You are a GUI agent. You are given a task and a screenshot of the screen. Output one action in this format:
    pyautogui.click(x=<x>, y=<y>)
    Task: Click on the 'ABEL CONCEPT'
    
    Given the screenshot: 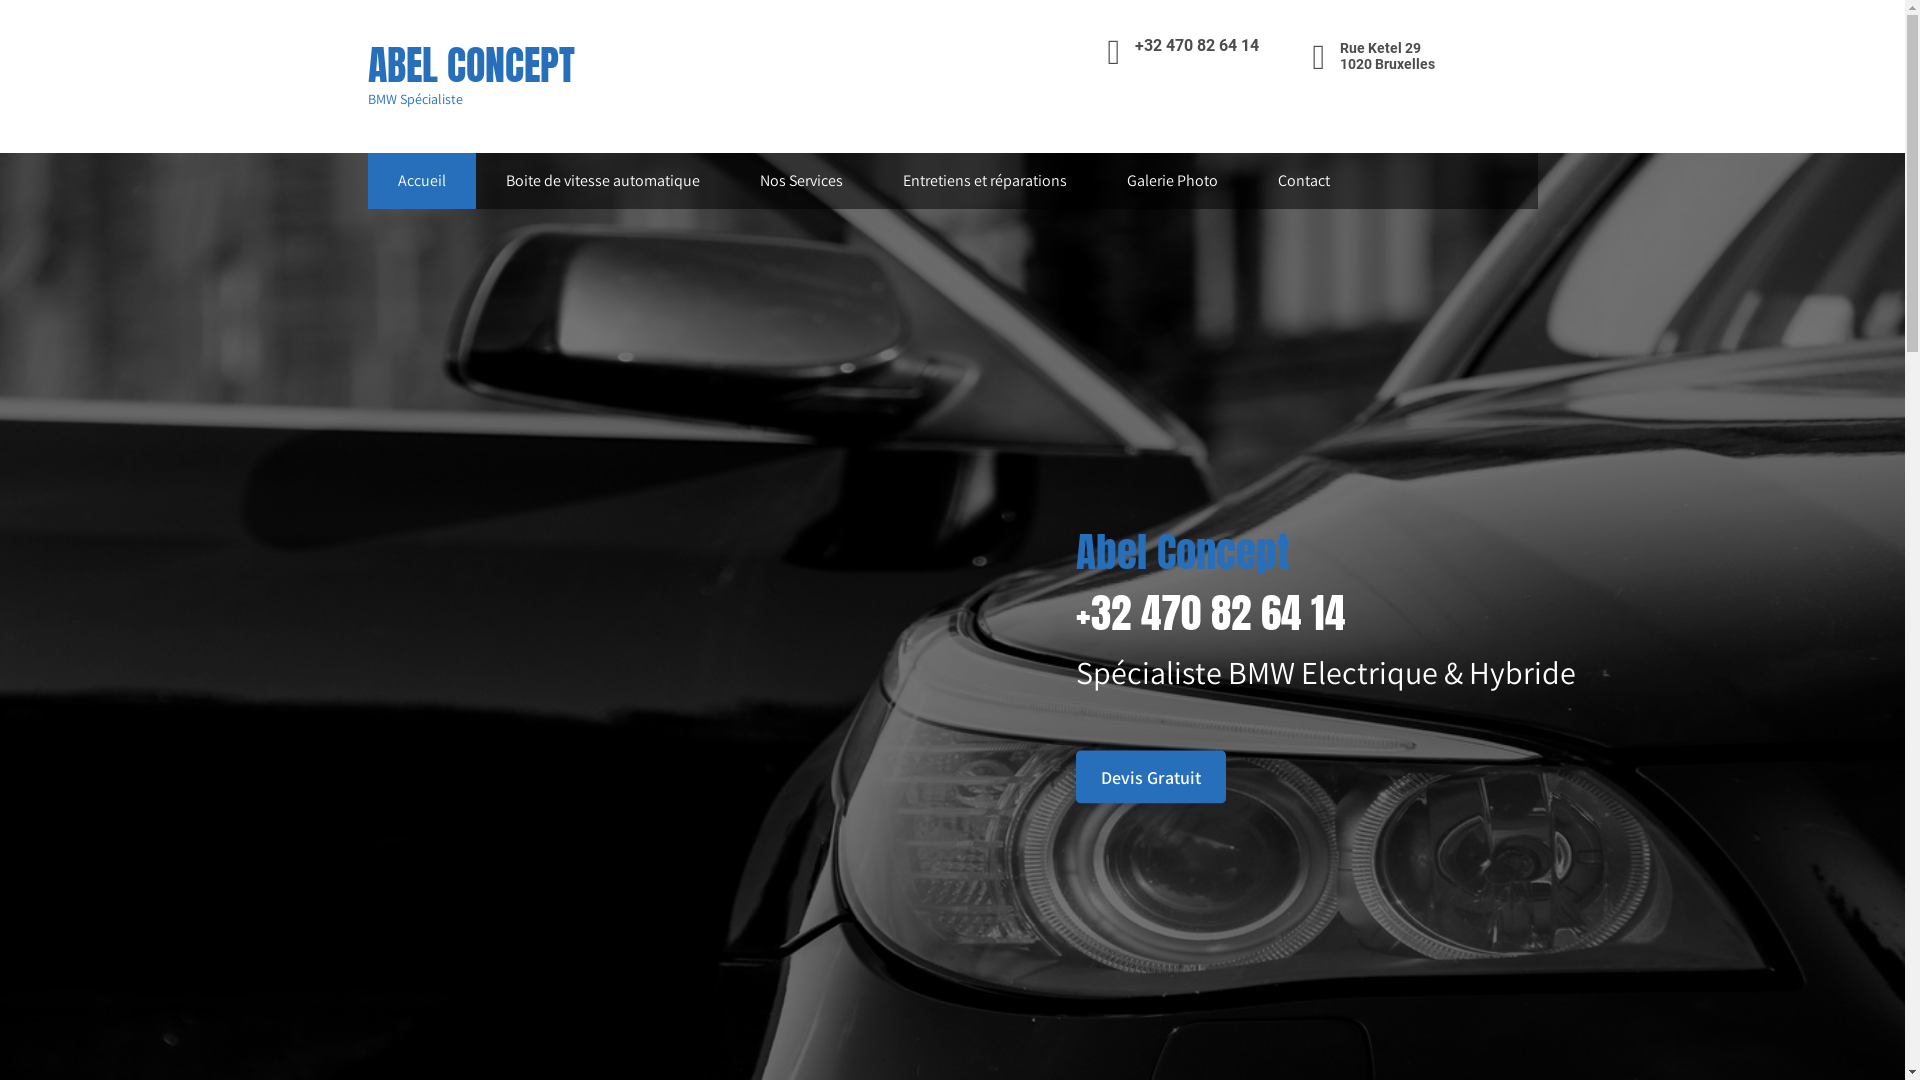 What is the action you would take?
    pyautogui.click(x=368, y=64)
    